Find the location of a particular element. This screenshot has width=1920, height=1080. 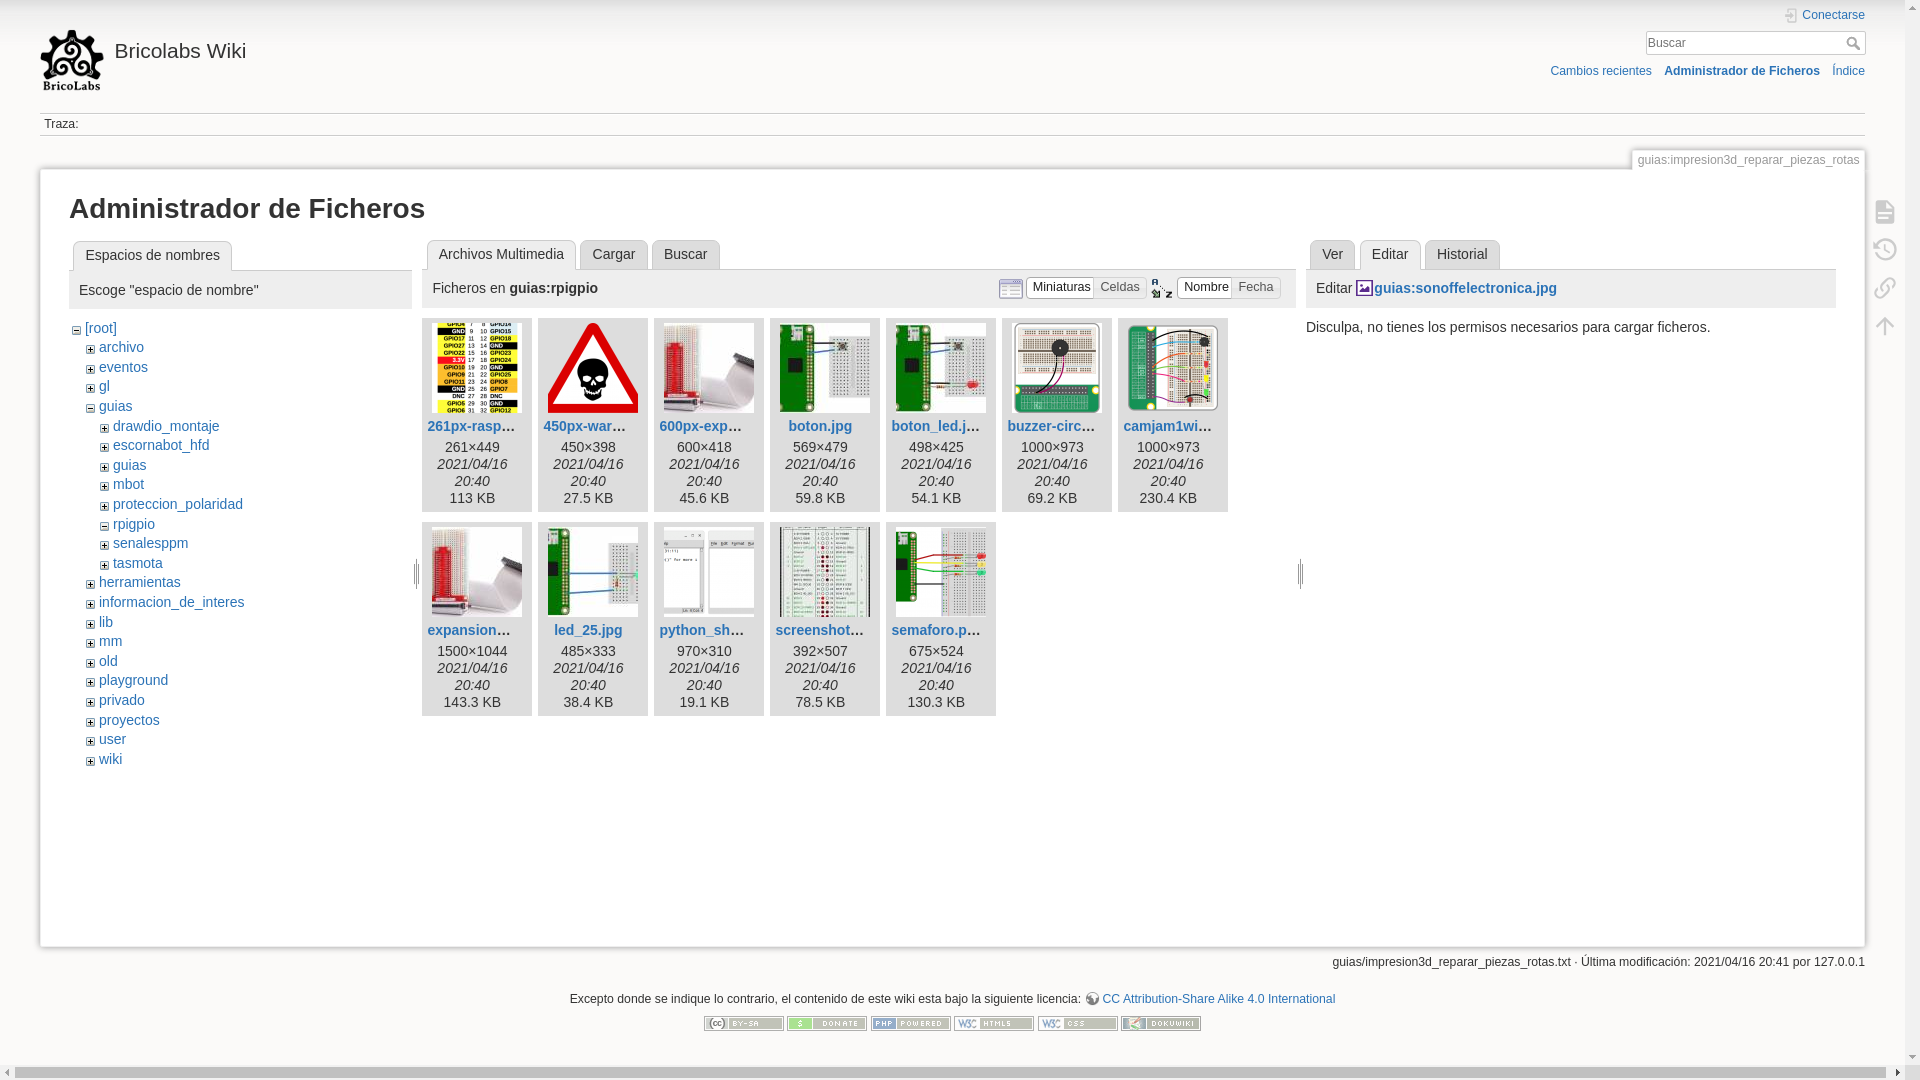

'escornabot_hfd' is located at coordinates (161, 443).